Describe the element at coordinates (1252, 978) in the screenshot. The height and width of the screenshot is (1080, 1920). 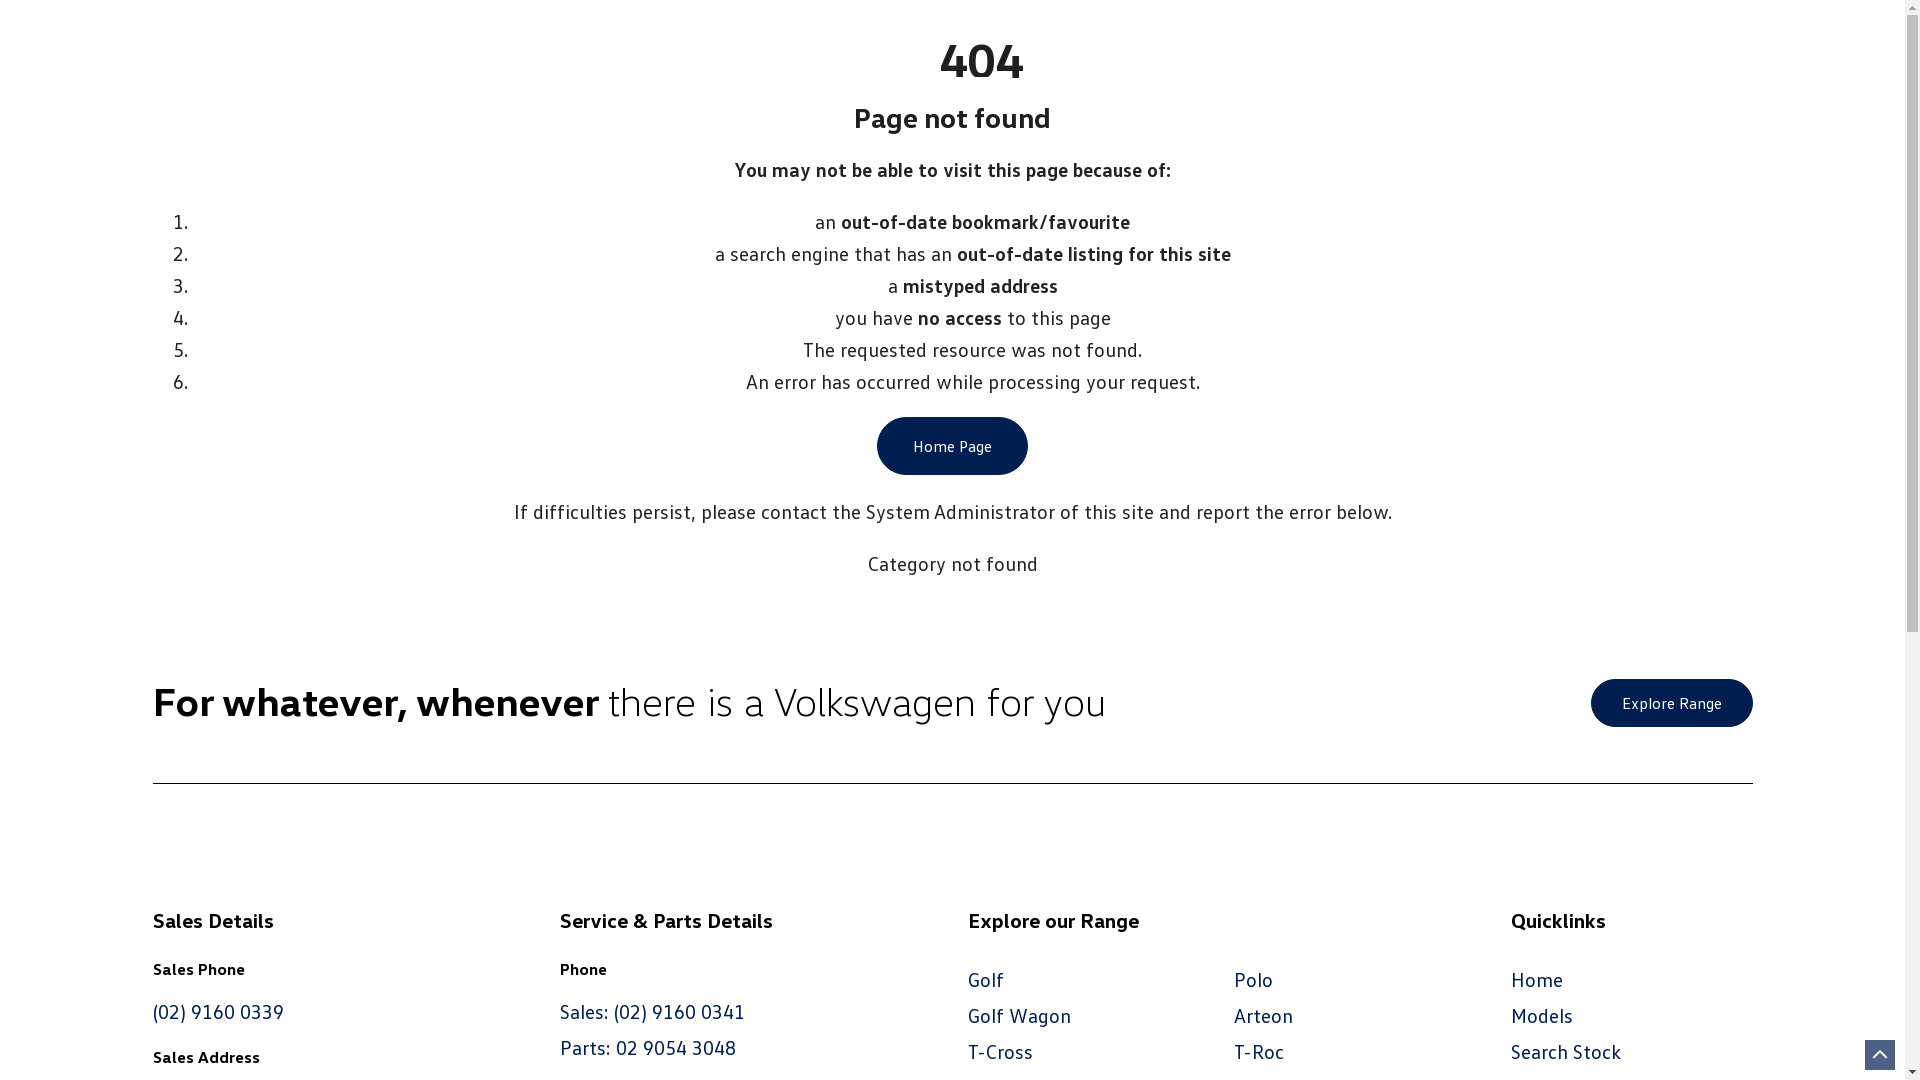
I see `'Polo'` at that location.